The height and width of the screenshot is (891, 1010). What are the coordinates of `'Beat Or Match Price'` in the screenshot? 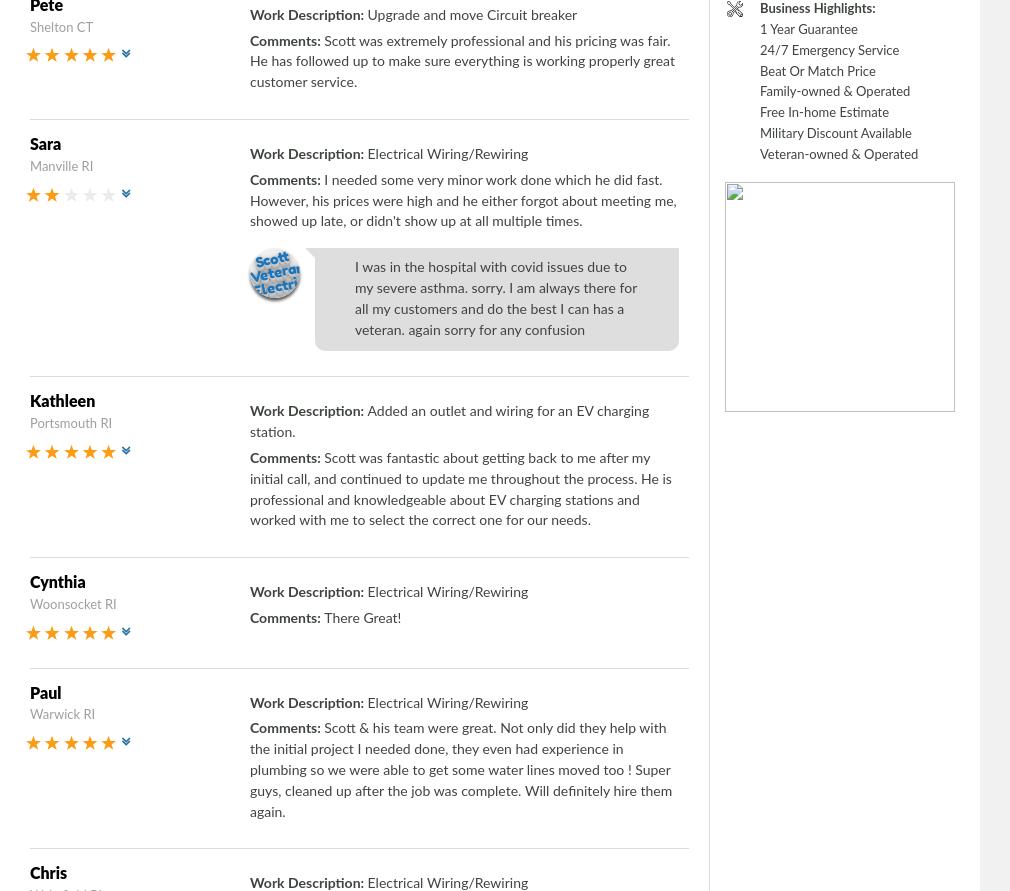 It's located at (817, 71).